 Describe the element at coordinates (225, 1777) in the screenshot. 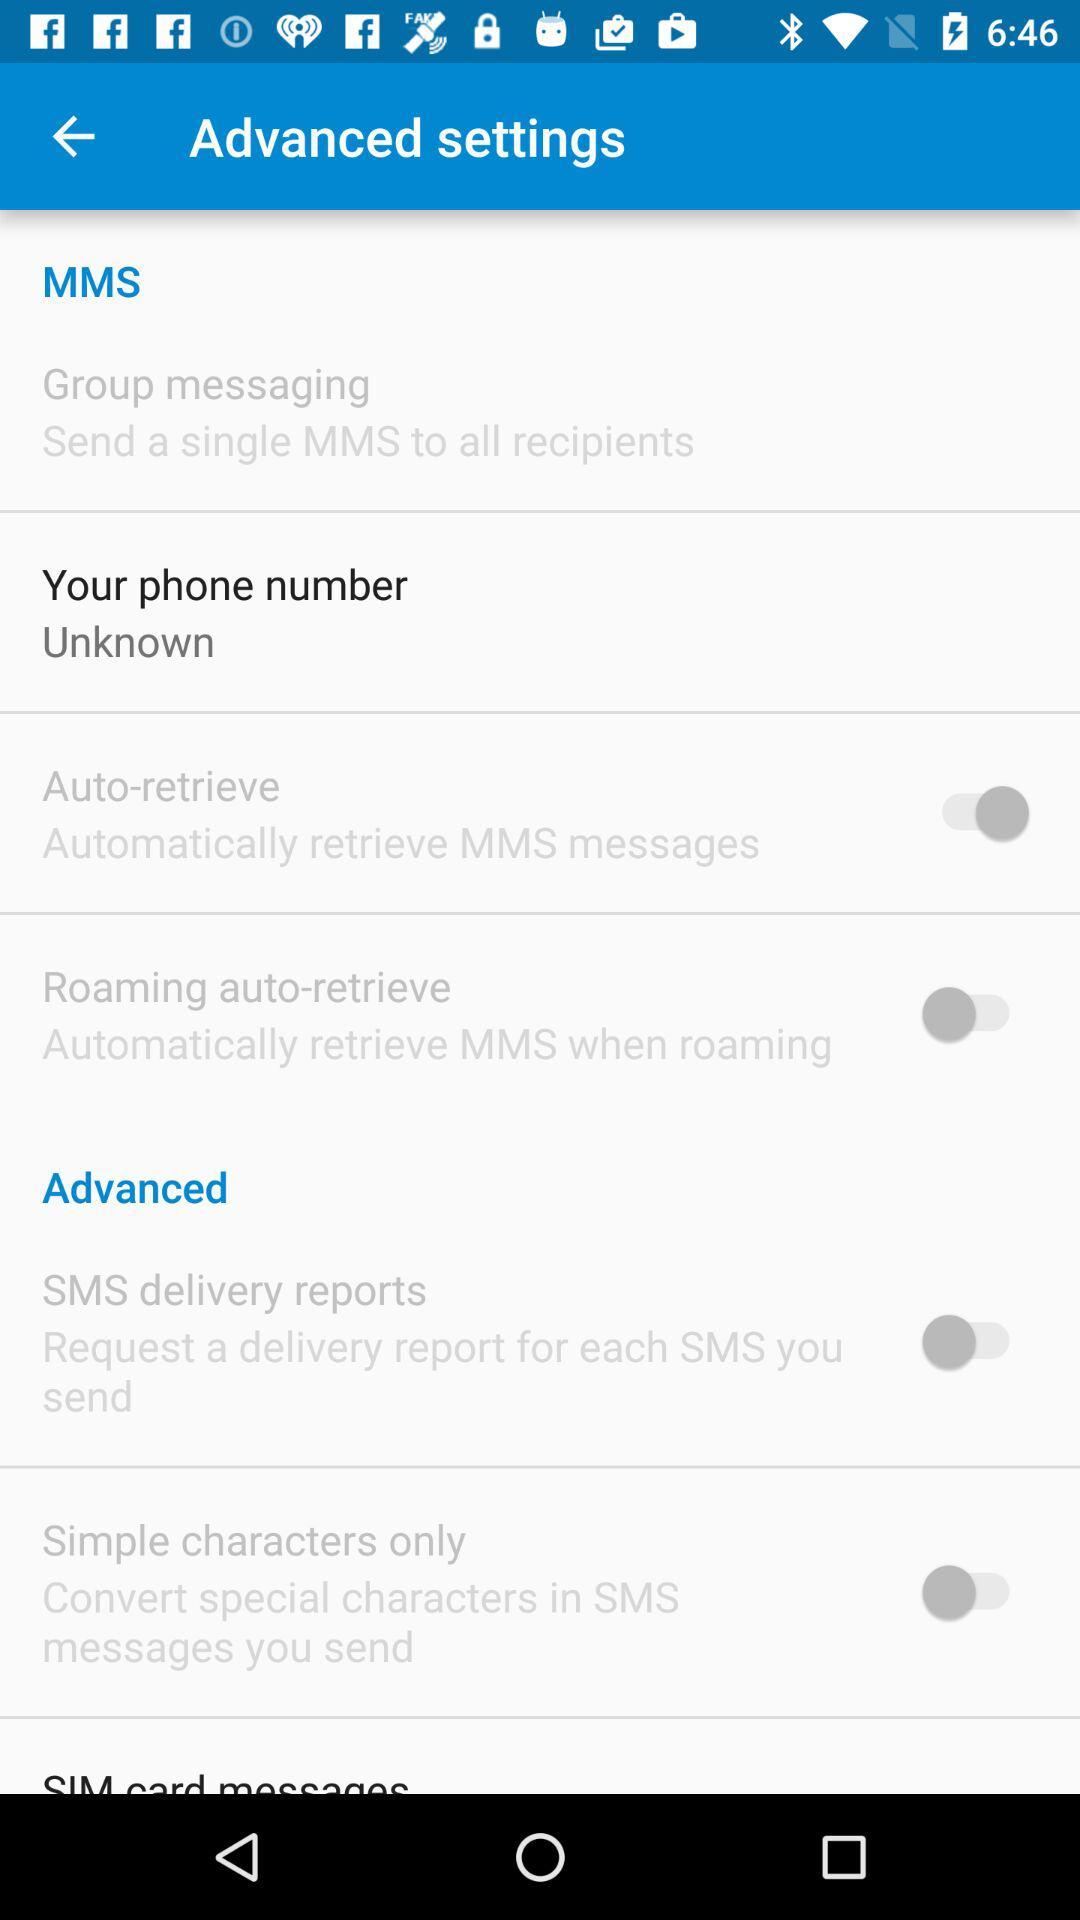

I see `sim card messages icon` at that location.